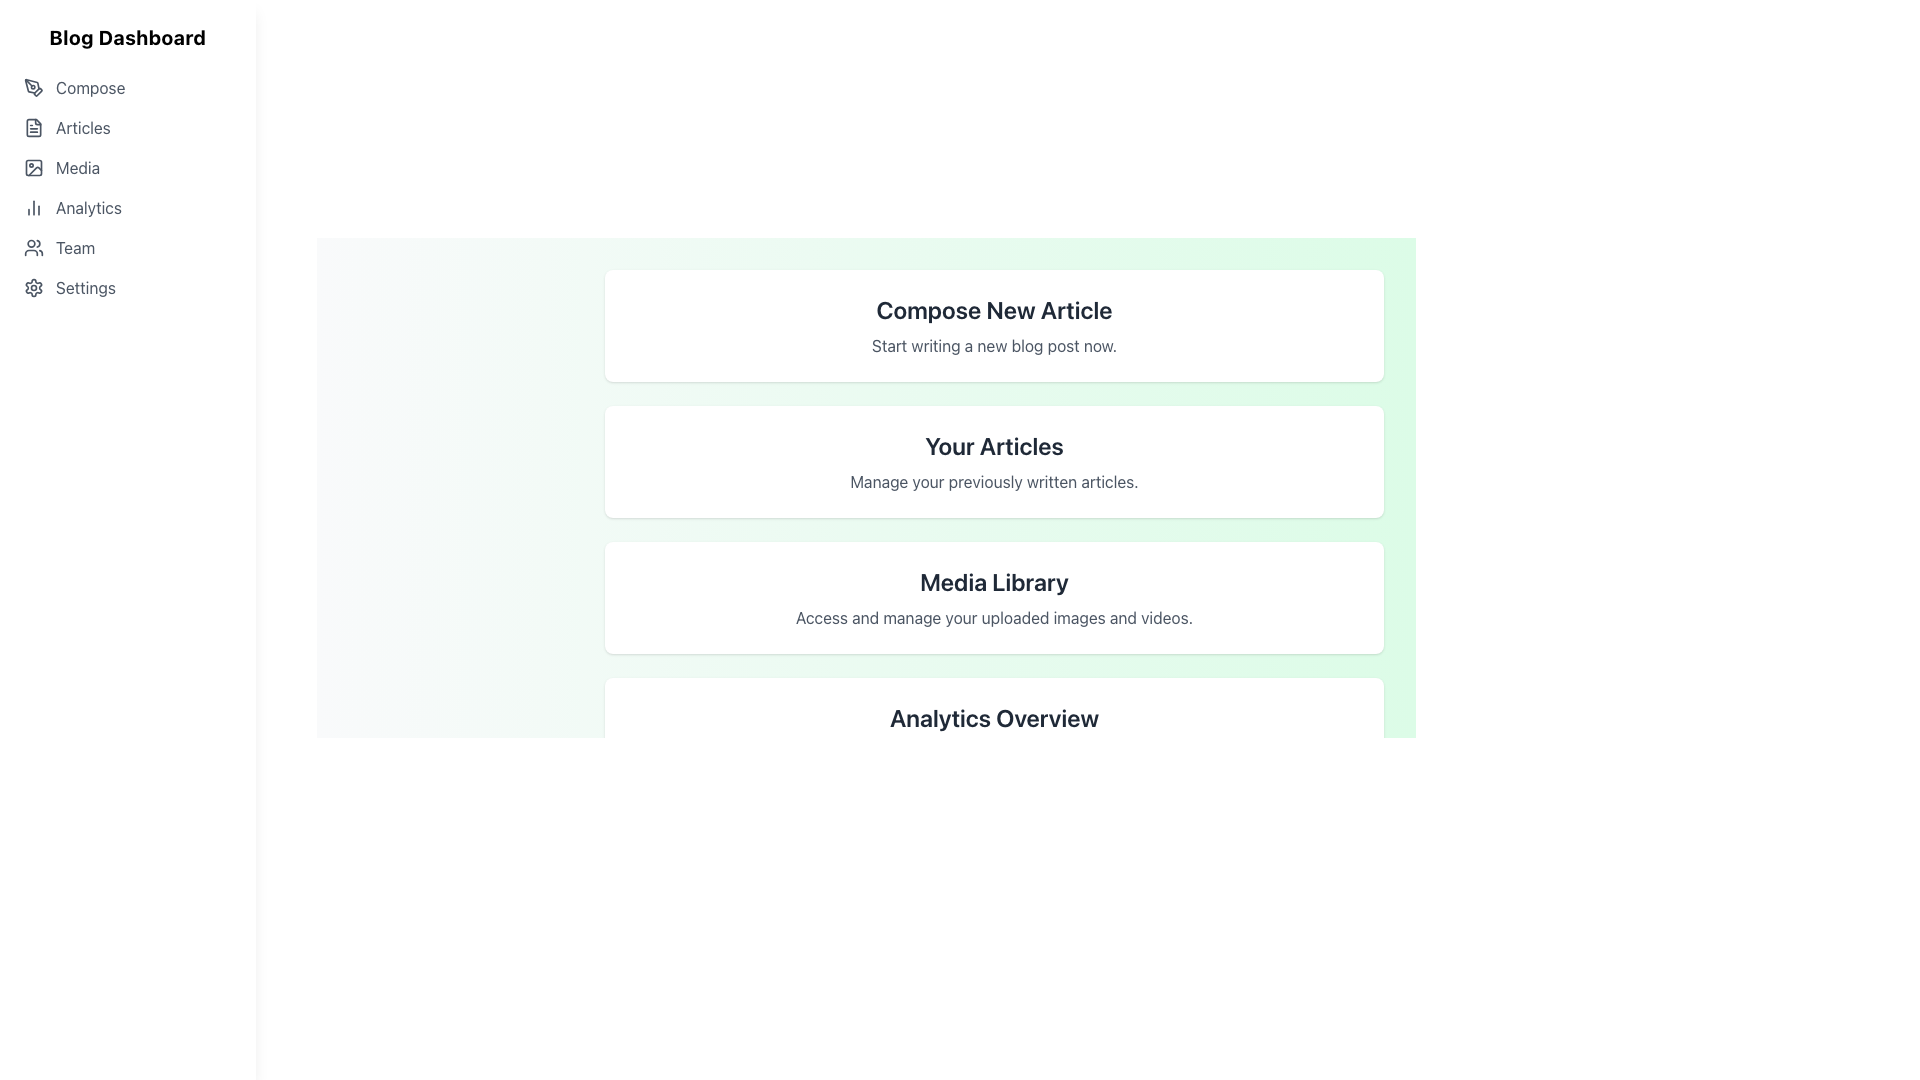 This screenshot has height=1080, width=1920. Describe the element at coordinates (994, 582) in the screenshot. I see `the title text located at the center top of the white card labeled 'Media', which helps users identify the section's purpose` at that location.